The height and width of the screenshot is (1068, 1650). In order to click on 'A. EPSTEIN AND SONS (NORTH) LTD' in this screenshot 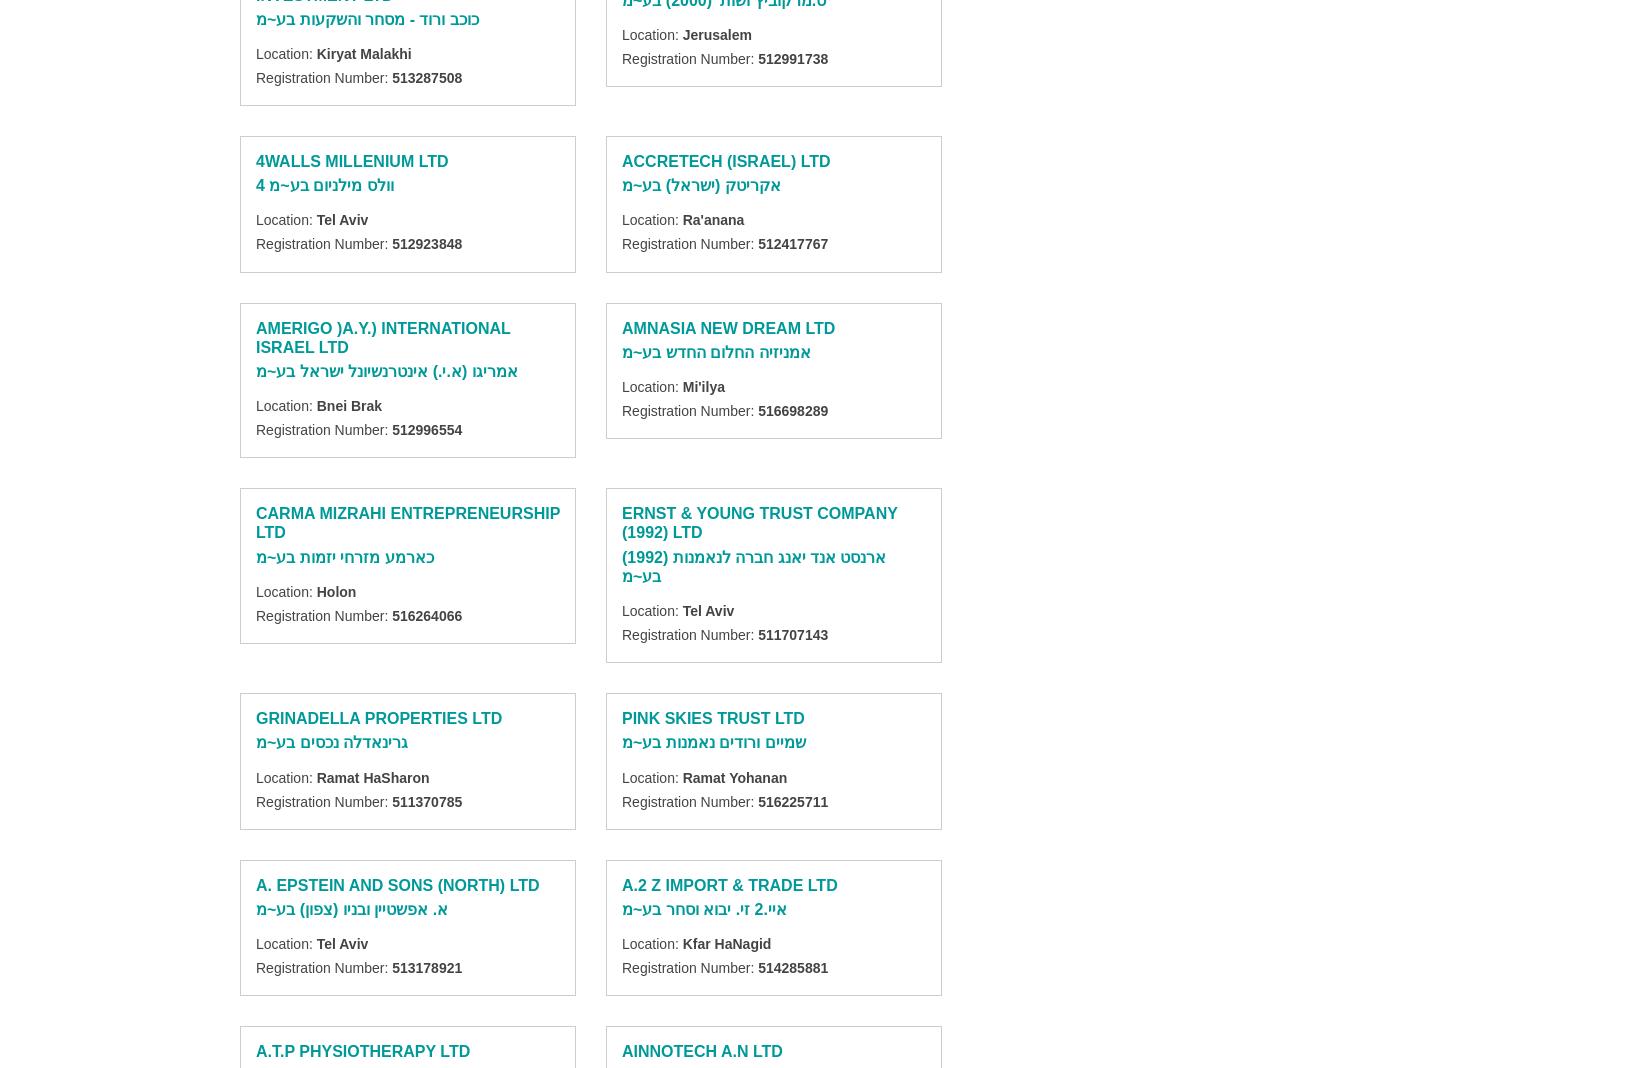, I will do `click(397, 883)`.